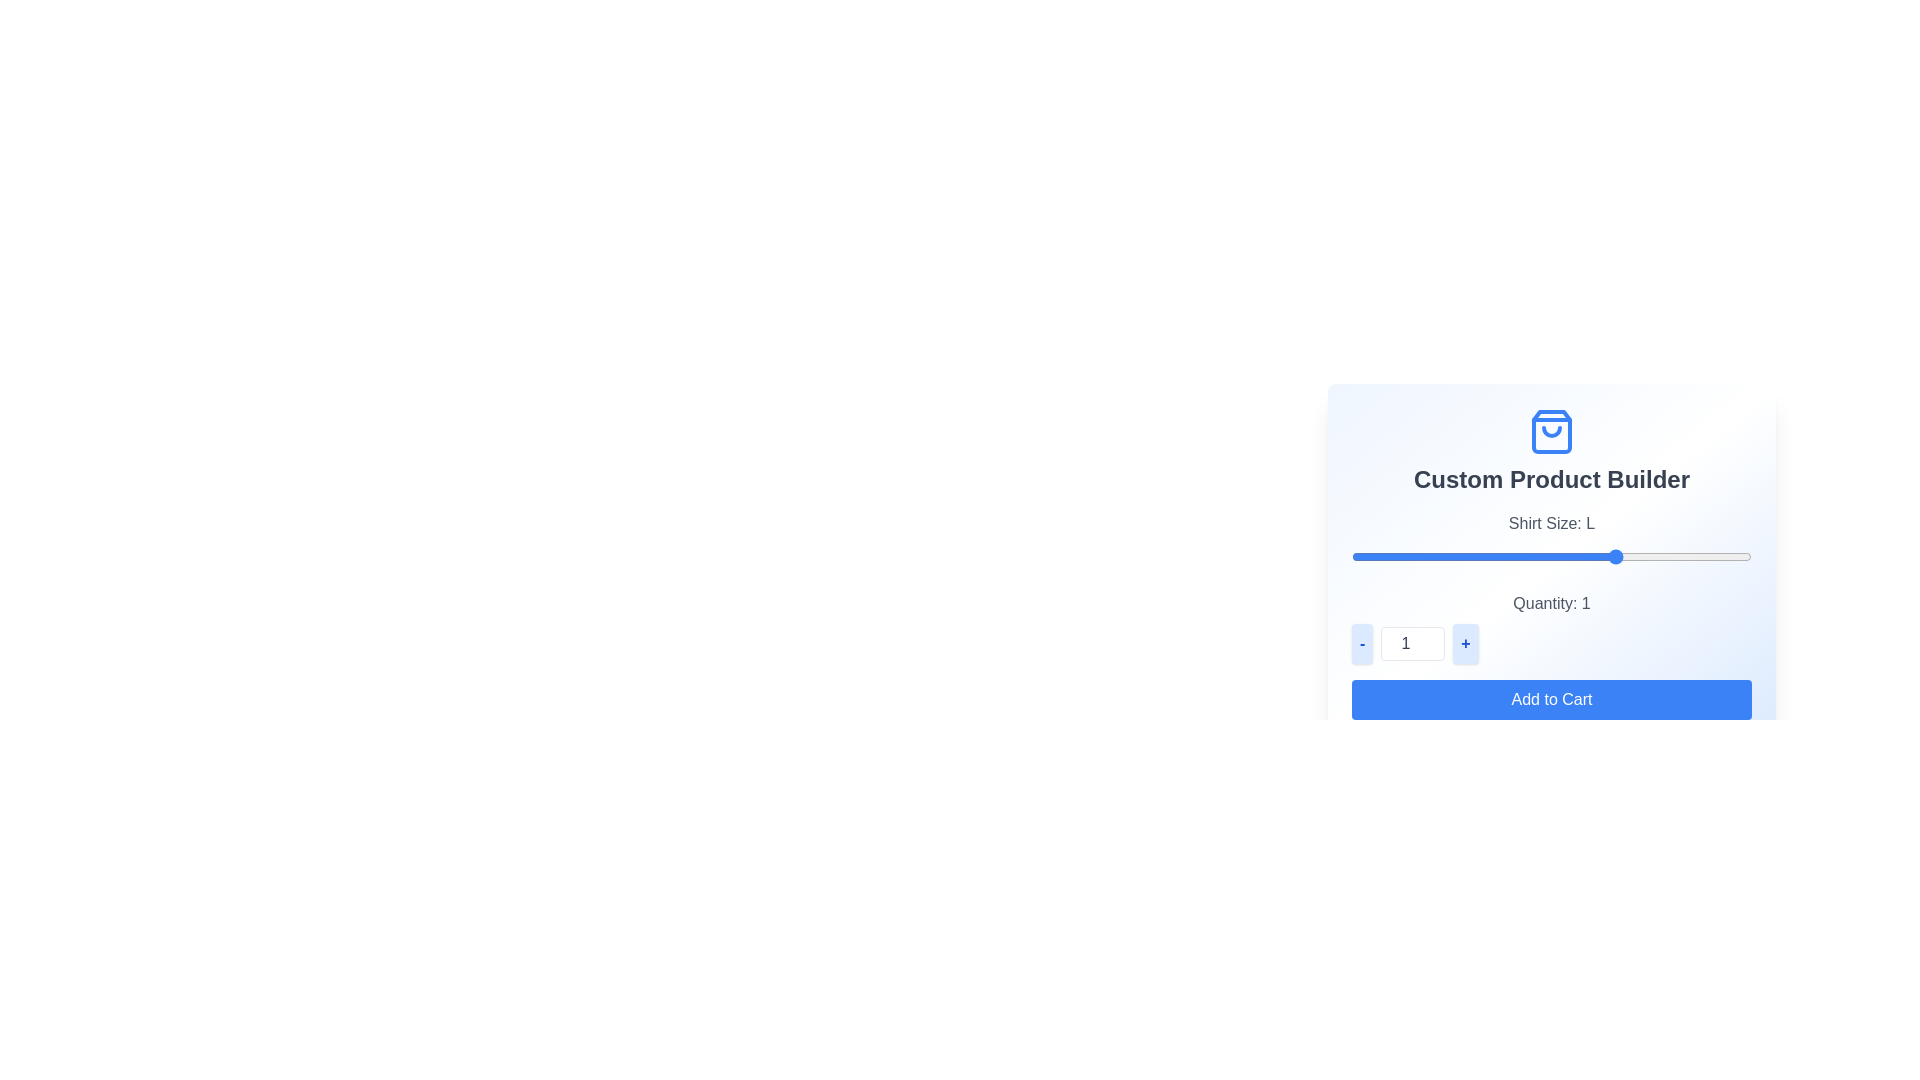 This screenshot has width=1920, height=1080. I want to click on the topmost visual part of the shopping bag icon, which has a blue outline and slight shading, located above the heading 'Custom Product Builder', so click(1550, 431).